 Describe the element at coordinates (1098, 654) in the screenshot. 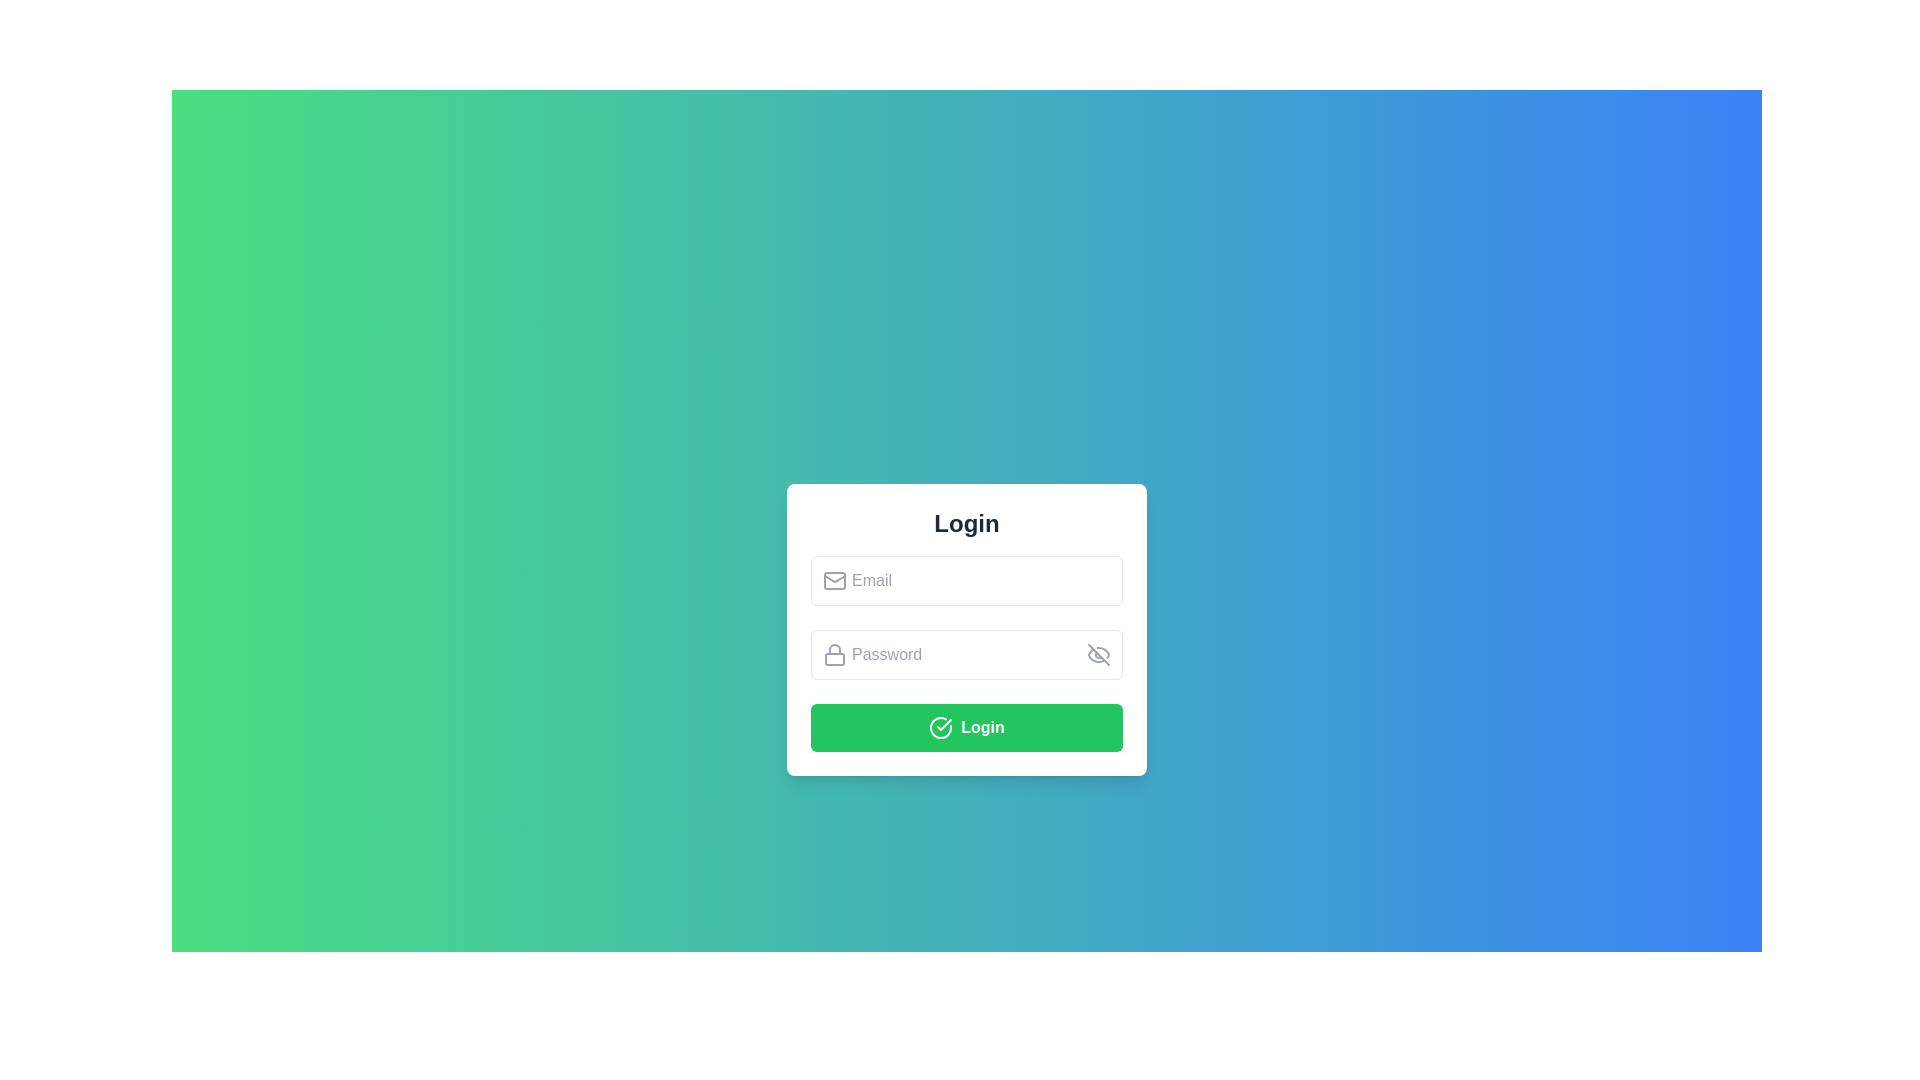

I see `the icon button located immediately to the right of the password input field` at that location.